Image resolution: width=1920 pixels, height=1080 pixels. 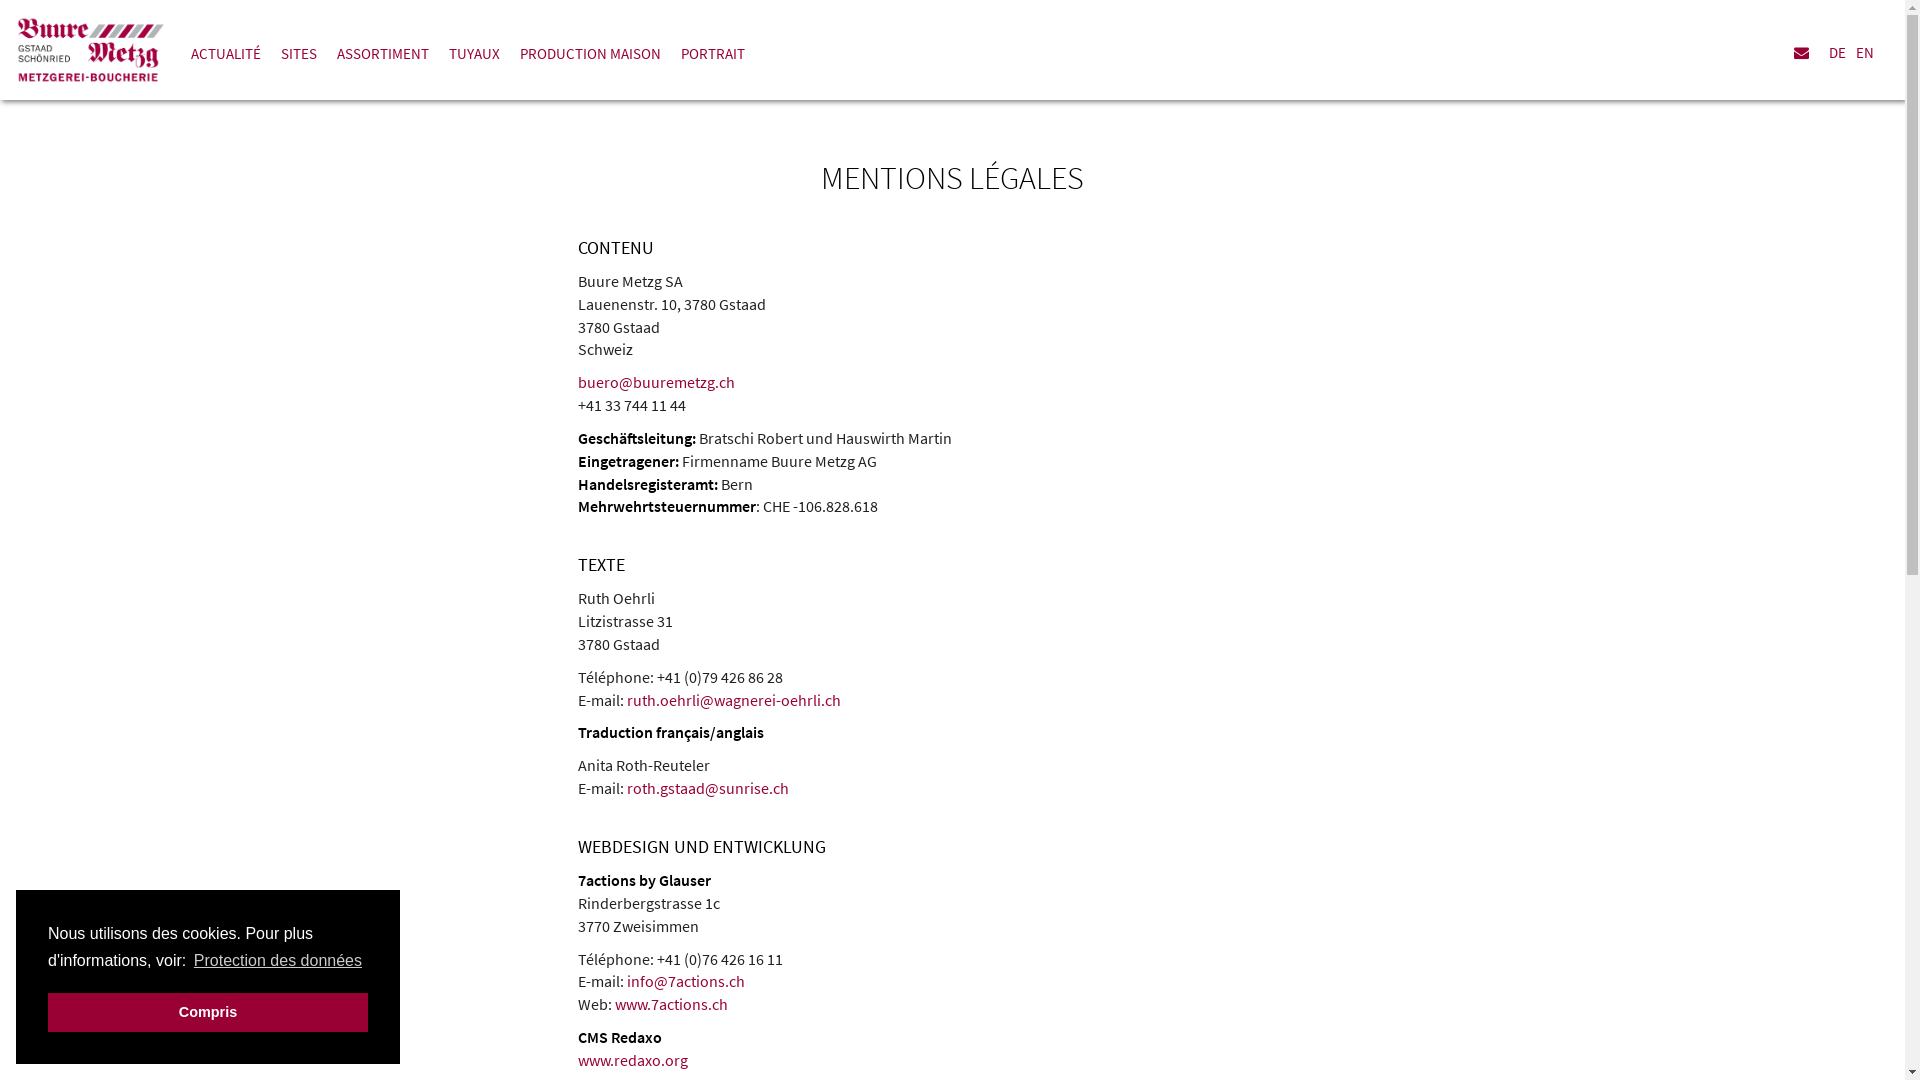 What do you see at coordinates (656, 381) in the screenshot?
I see `'buero@buuremetzg.ch'` at bounding box center [656, 381].